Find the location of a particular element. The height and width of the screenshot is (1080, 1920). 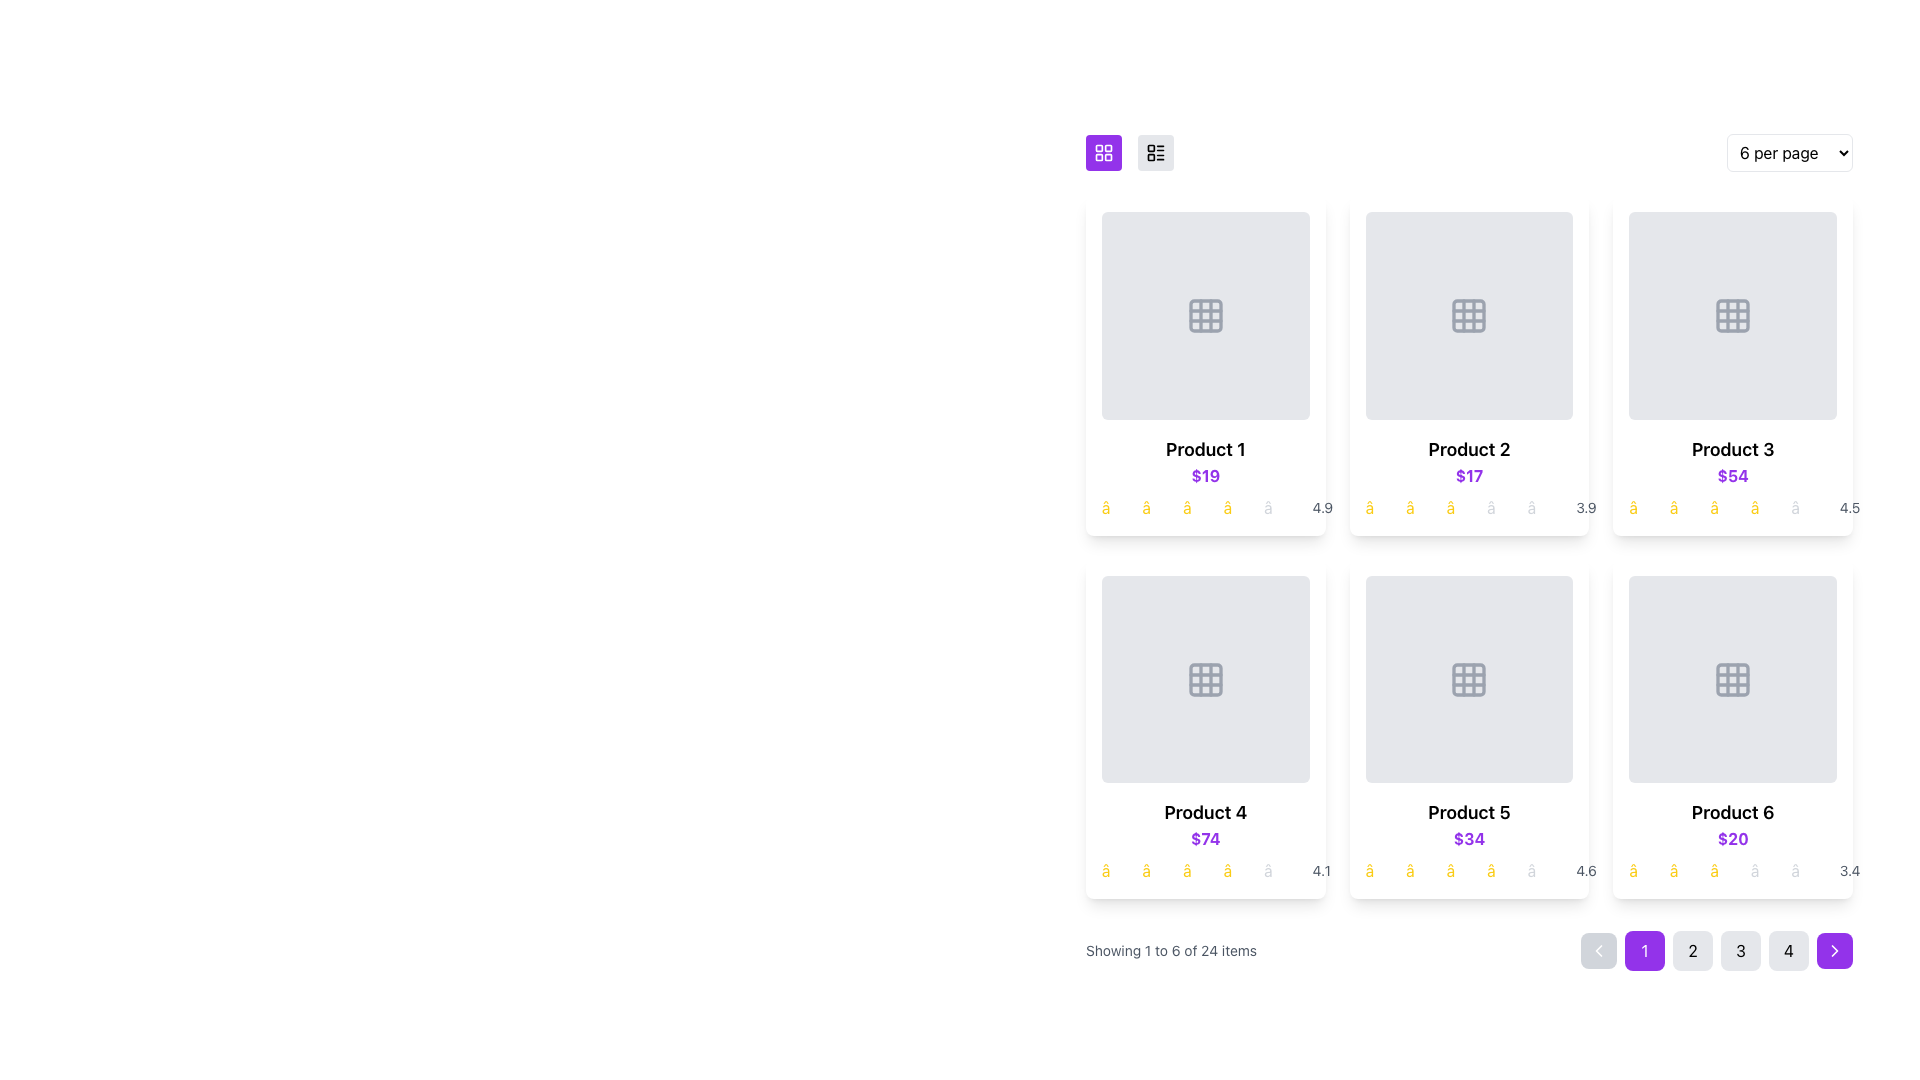

the static text displaying the number '4.9', which is positioned to the right of the star icons in the rating system below the 'Product 1' card is located at coordinates (1322, 506).